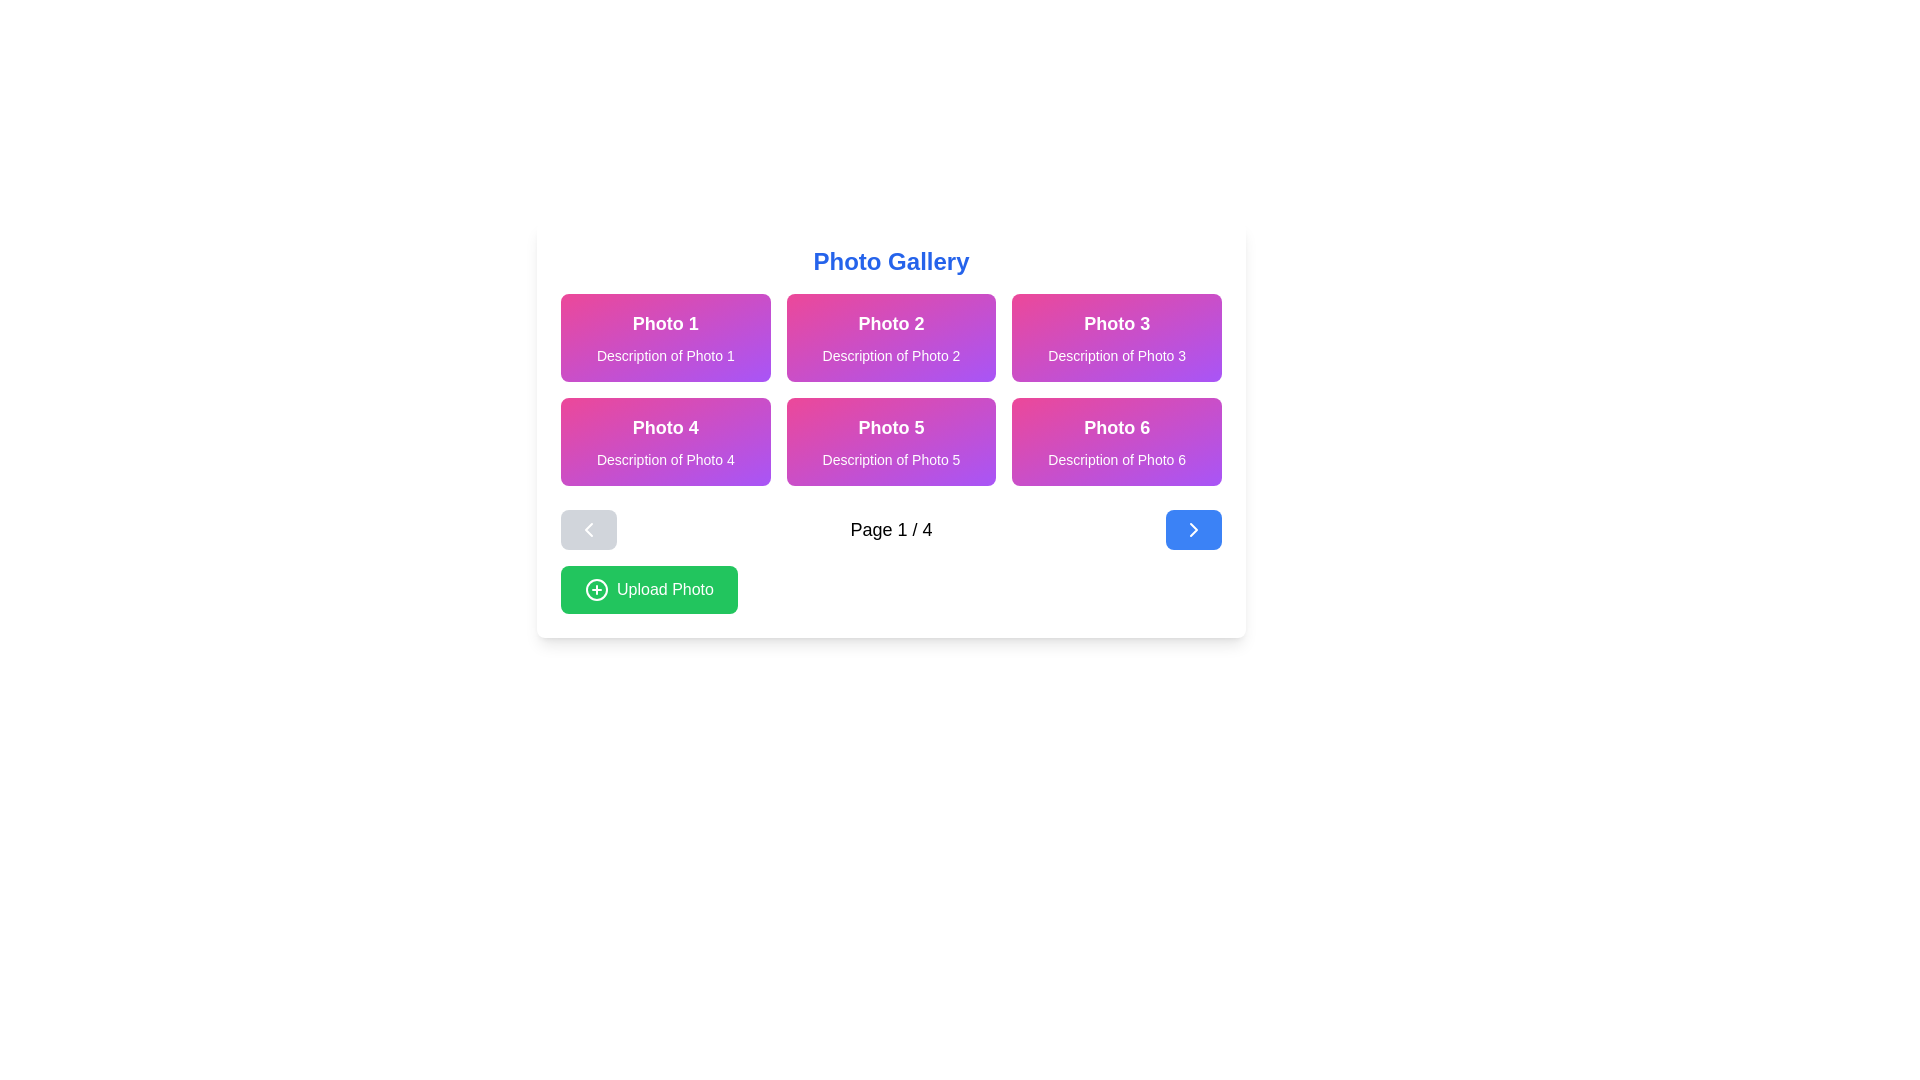 The width and height of the screenshot is (1920, 1080). What do you see at coordinates (890, 337) in the screenshot?
I see `the second card in the first row of the photo gallery layout, which displays the title and description of a photo` at bounding box center [890, 337].